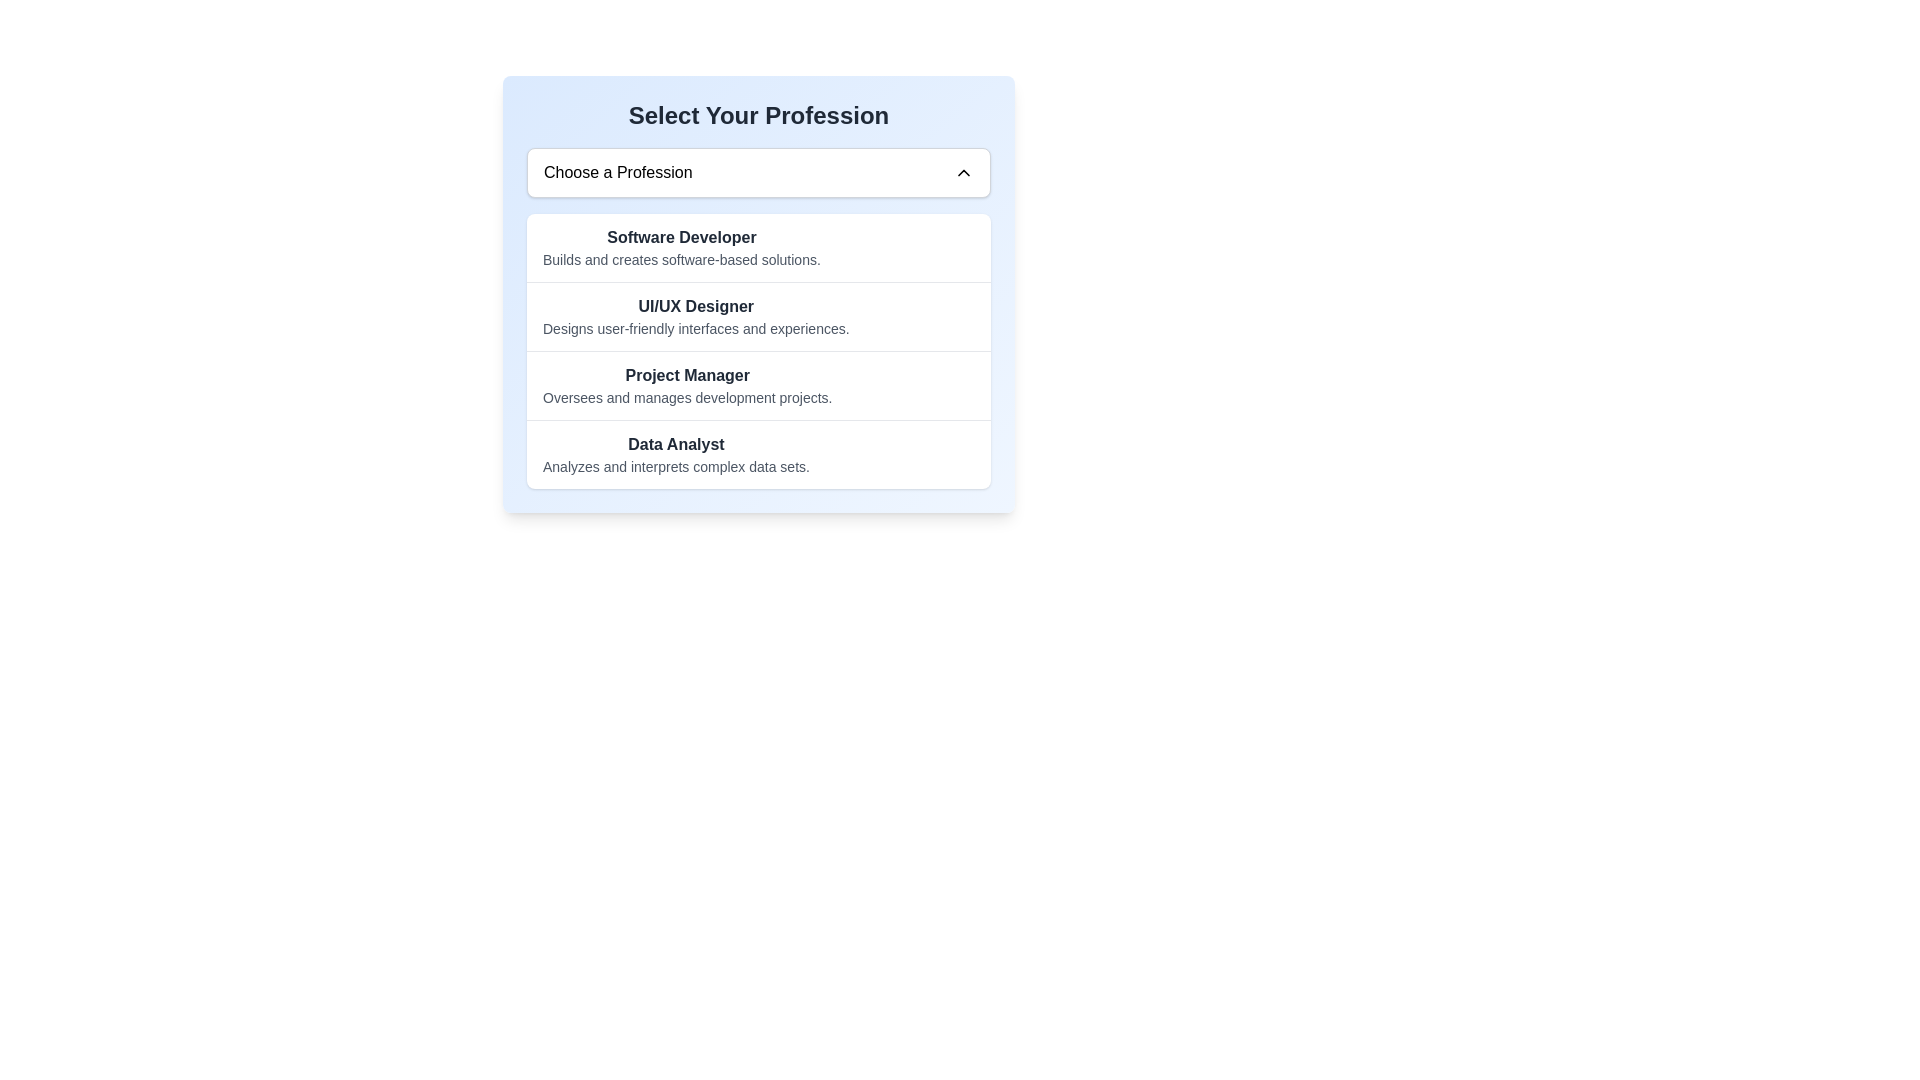 The image size is (1920, 1080). I want to click on the text label providing a description for the role of 'Data Analyst', located below the title 'Data Analyst', so click(676, 466).